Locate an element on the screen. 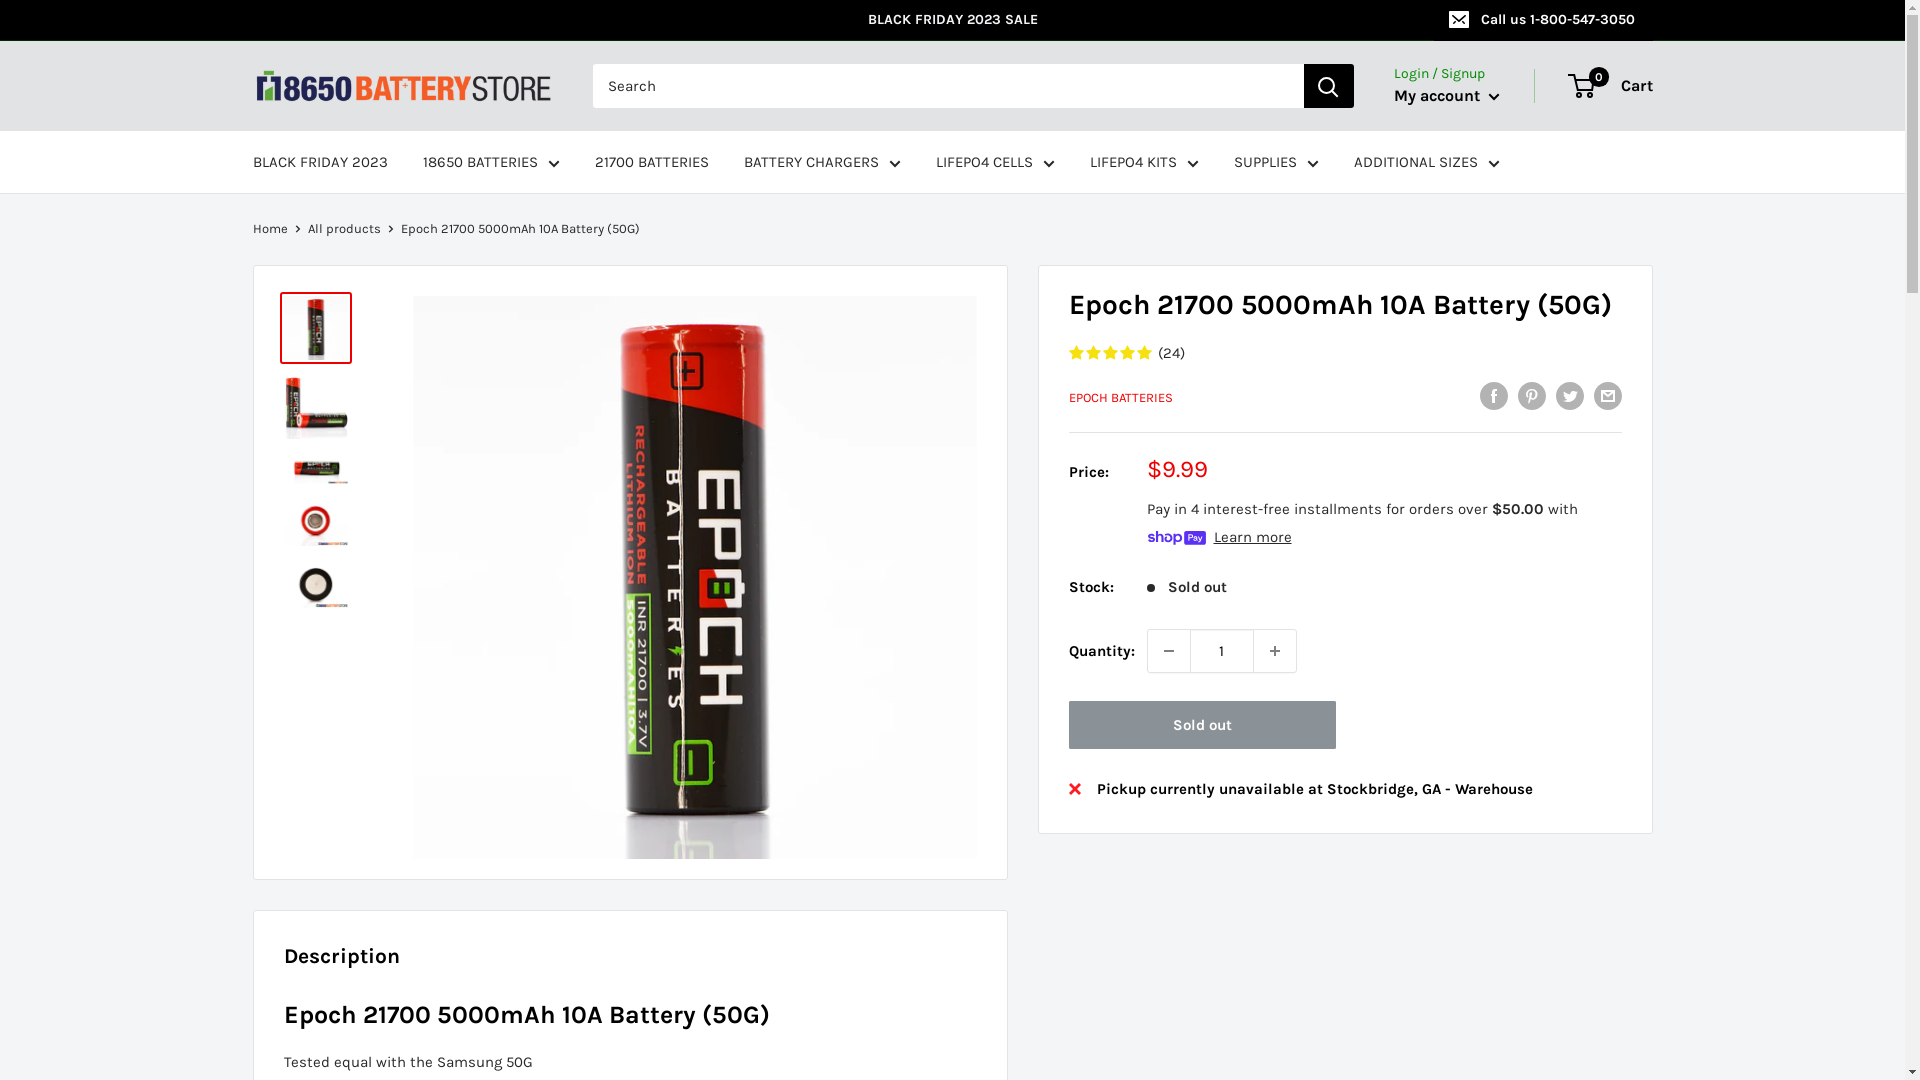 This screenshot has height=1080, width=1920. 'BATTERY CHARGERS' is located at coordinates (822, 161).